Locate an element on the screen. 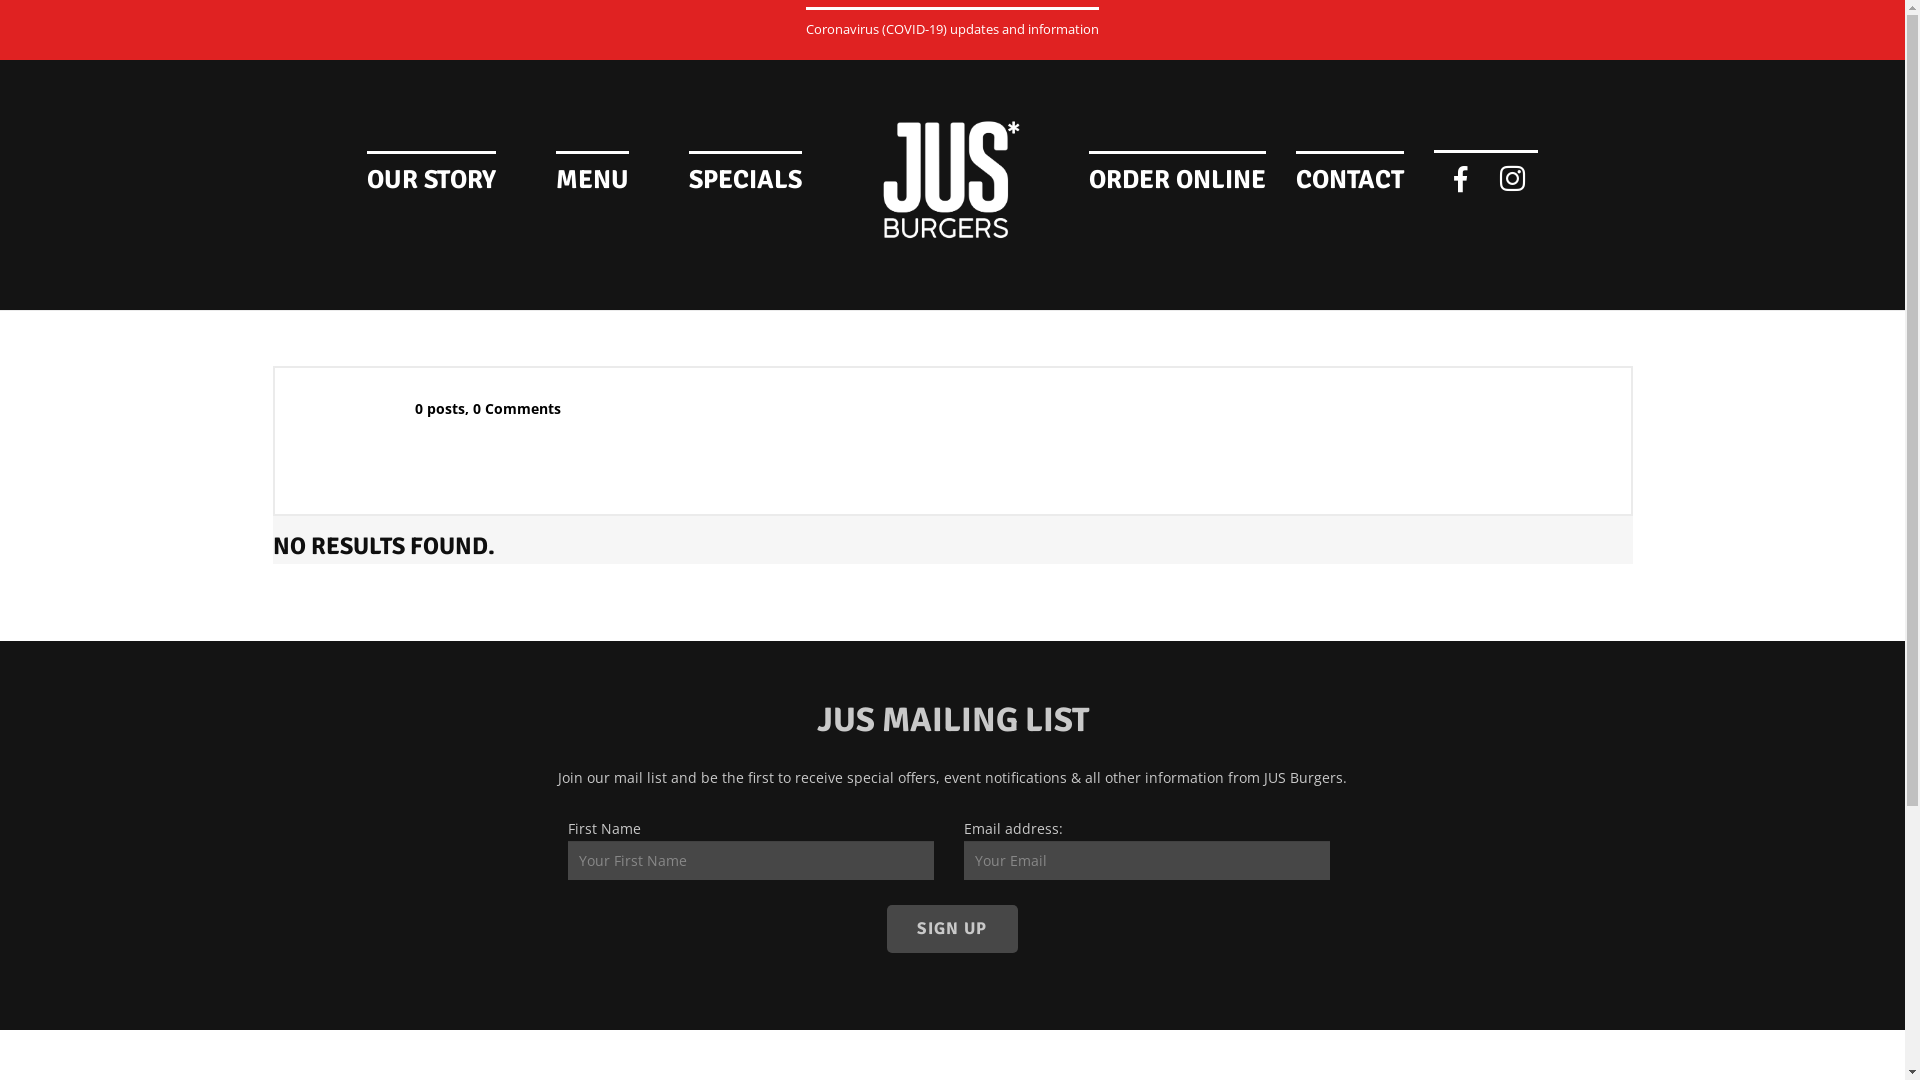 This screenshot has width=1920, height=1080. 'Facebook' is located at coordinates (1459, 177).